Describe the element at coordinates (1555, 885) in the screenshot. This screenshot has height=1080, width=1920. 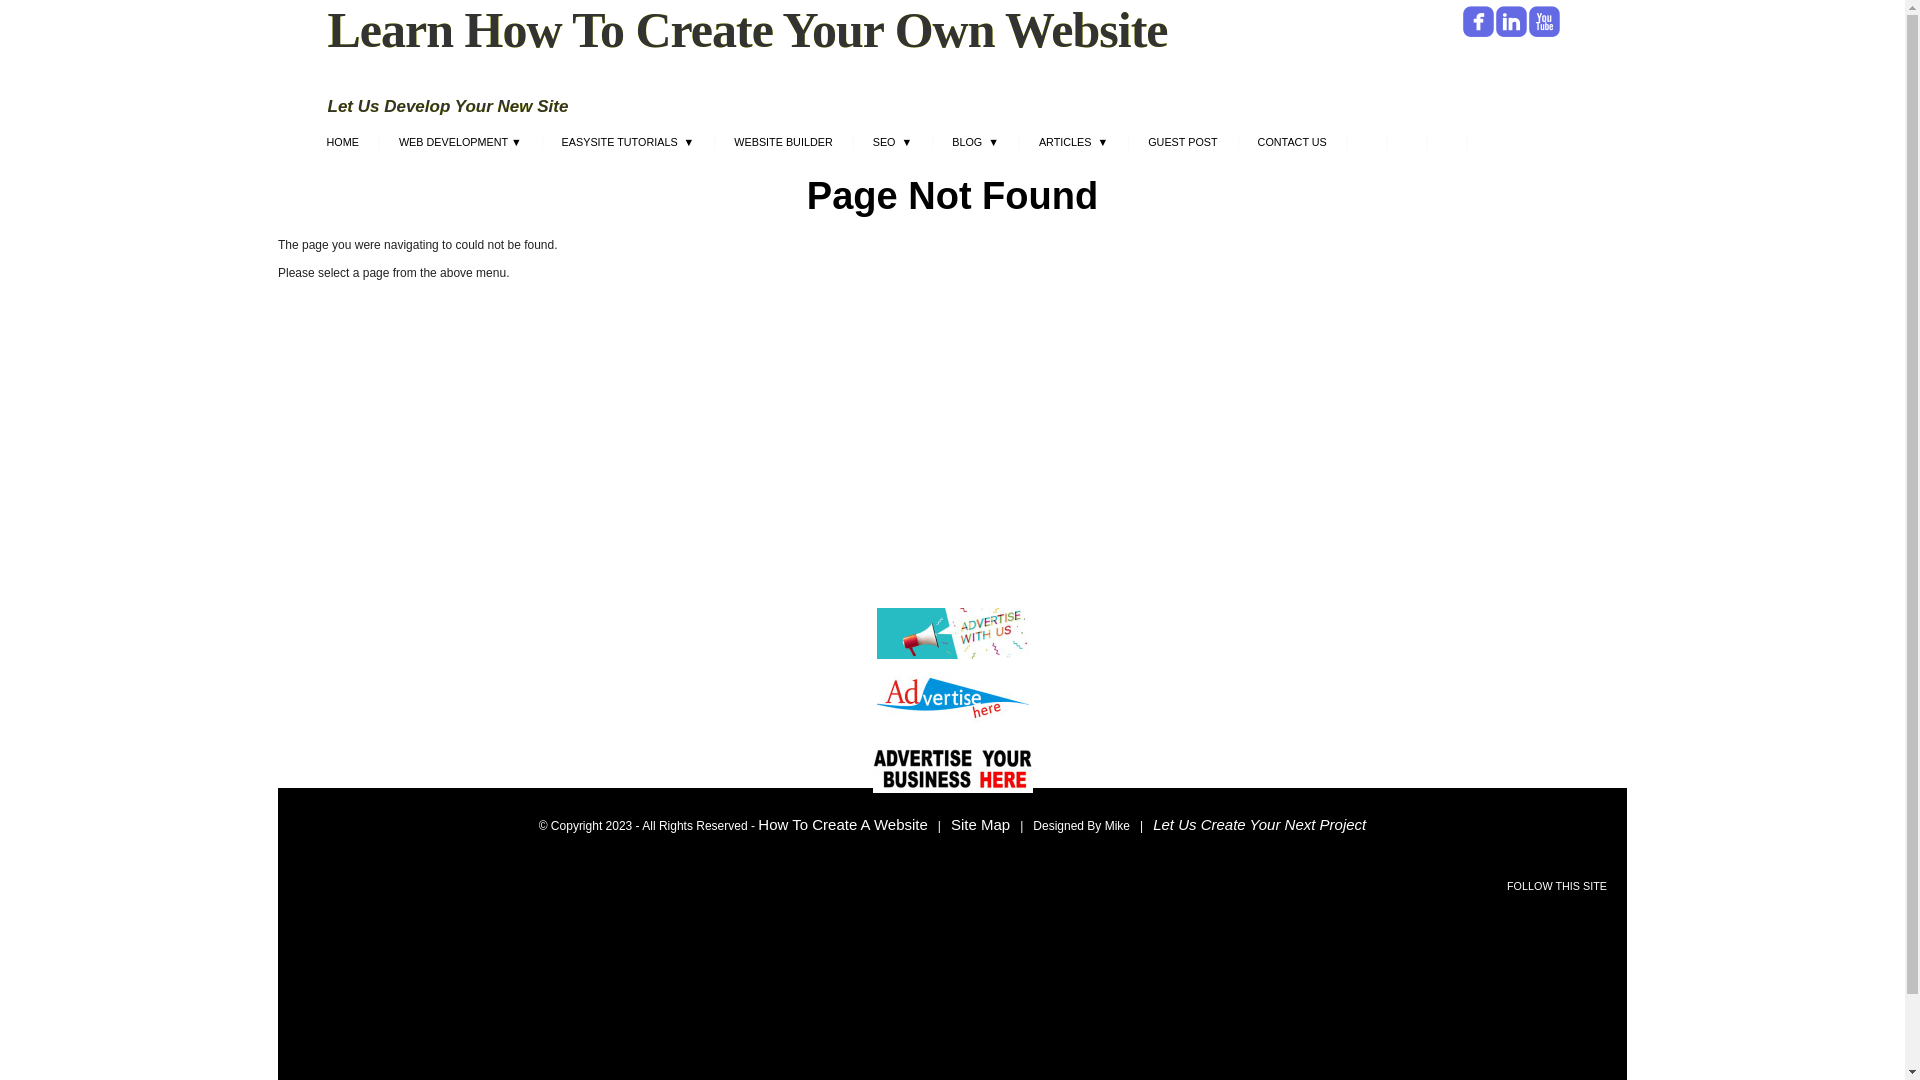
I see `'FOLLOW THIS SITE'` at that location.